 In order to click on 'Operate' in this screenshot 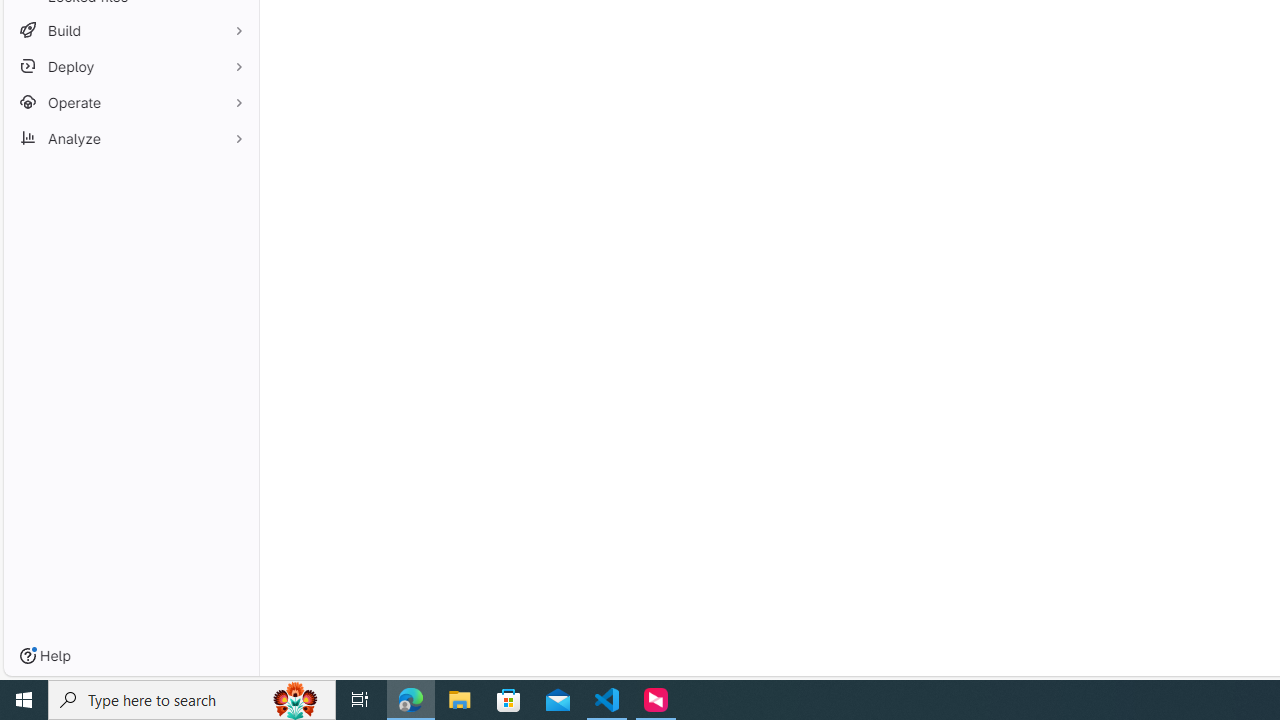, I will do `click(130, 102)`.